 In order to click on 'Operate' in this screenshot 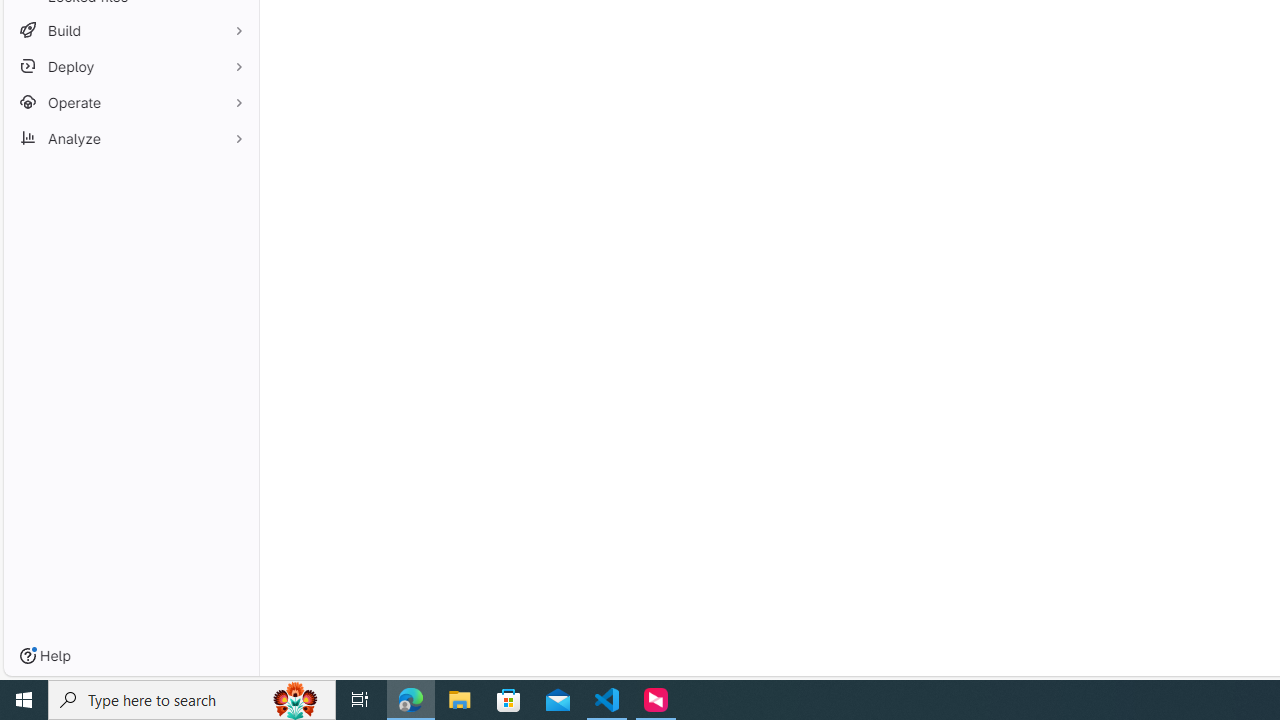, I will do `click(130, 102)`.